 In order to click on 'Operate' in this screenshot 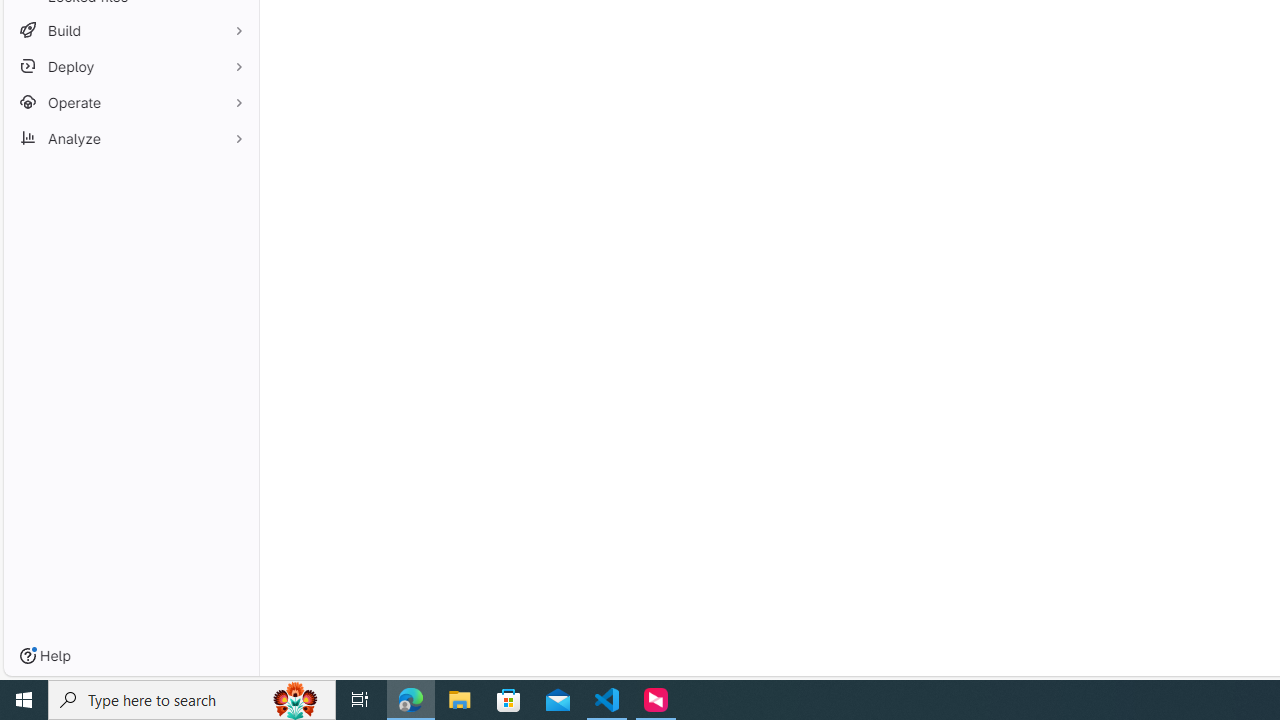, I will do `click(130, 102)`.